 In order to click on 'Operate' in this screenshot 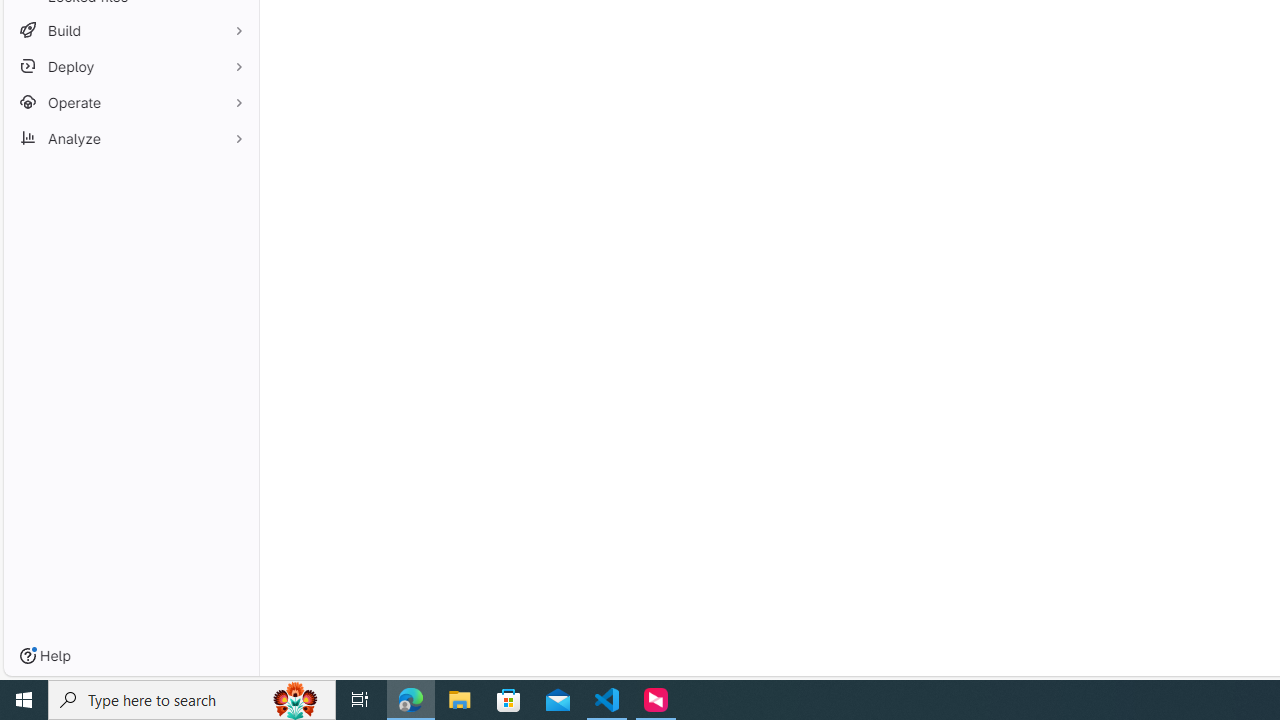, I will do `click(130, 102)`.